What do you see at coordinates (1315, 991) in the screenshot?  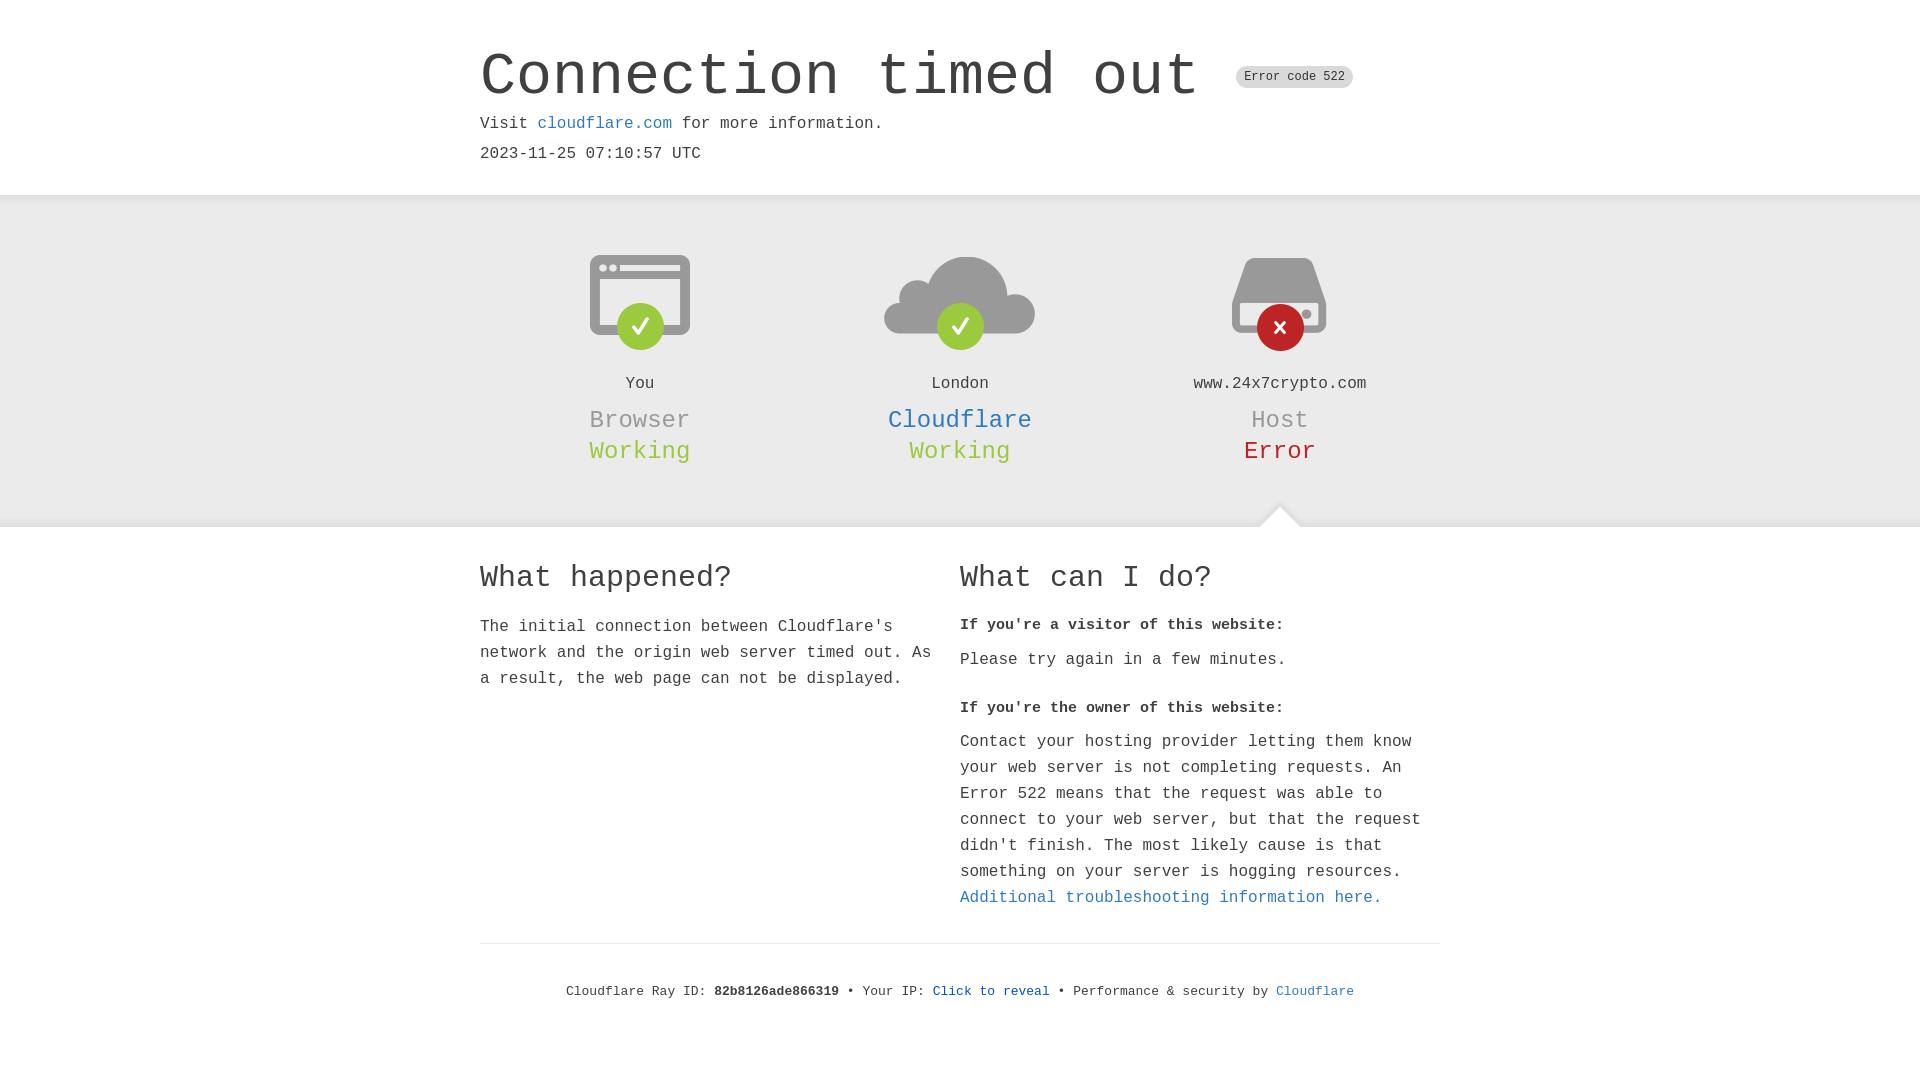 I see `'Cloudflare'` at bounding box center [1315, 991].